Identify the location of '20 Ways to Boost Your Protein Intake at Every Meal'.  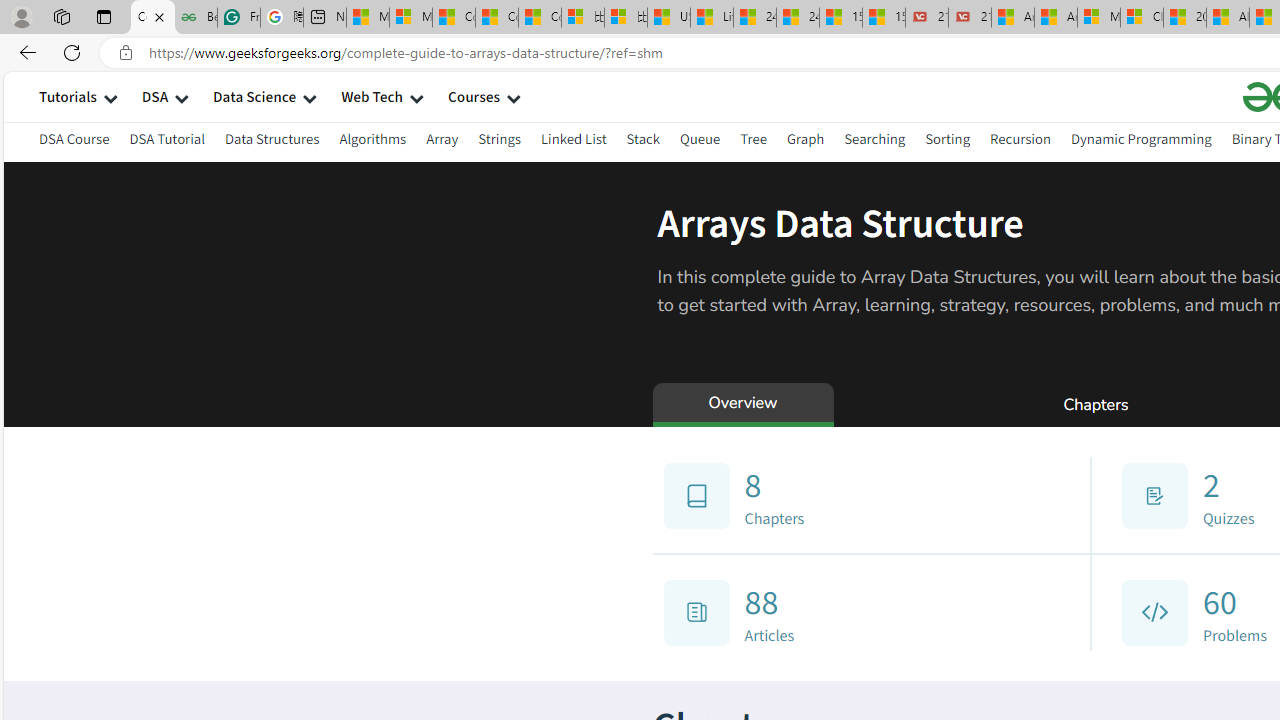
(1184, 17).